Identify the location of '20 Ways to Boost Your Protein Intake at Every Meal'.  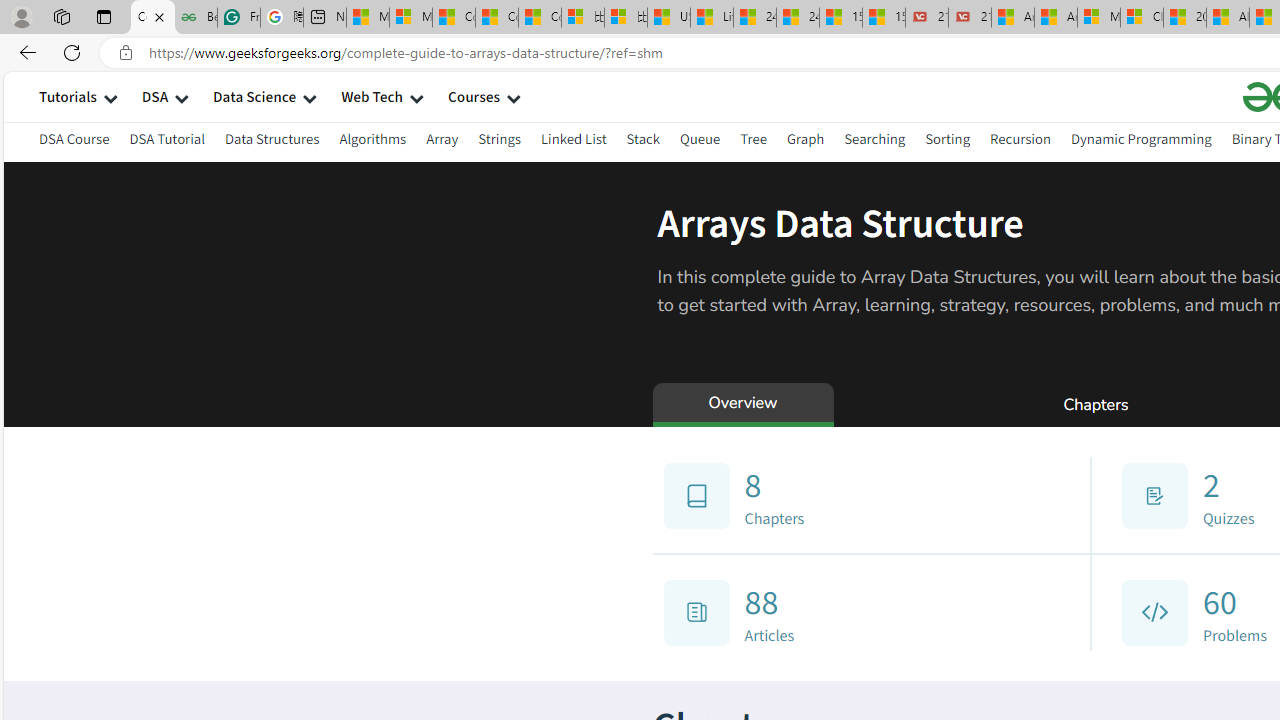
(1184, 17).